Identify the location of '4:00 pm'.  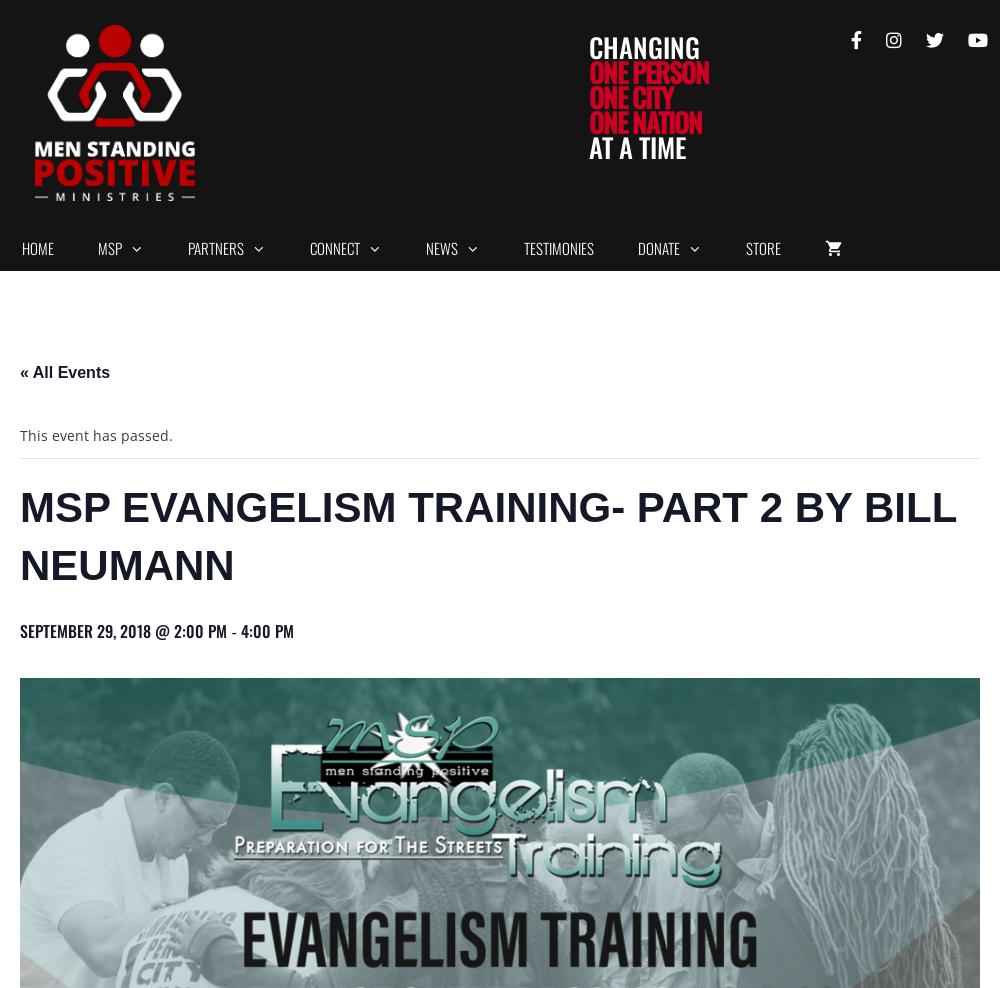
(267, 629).